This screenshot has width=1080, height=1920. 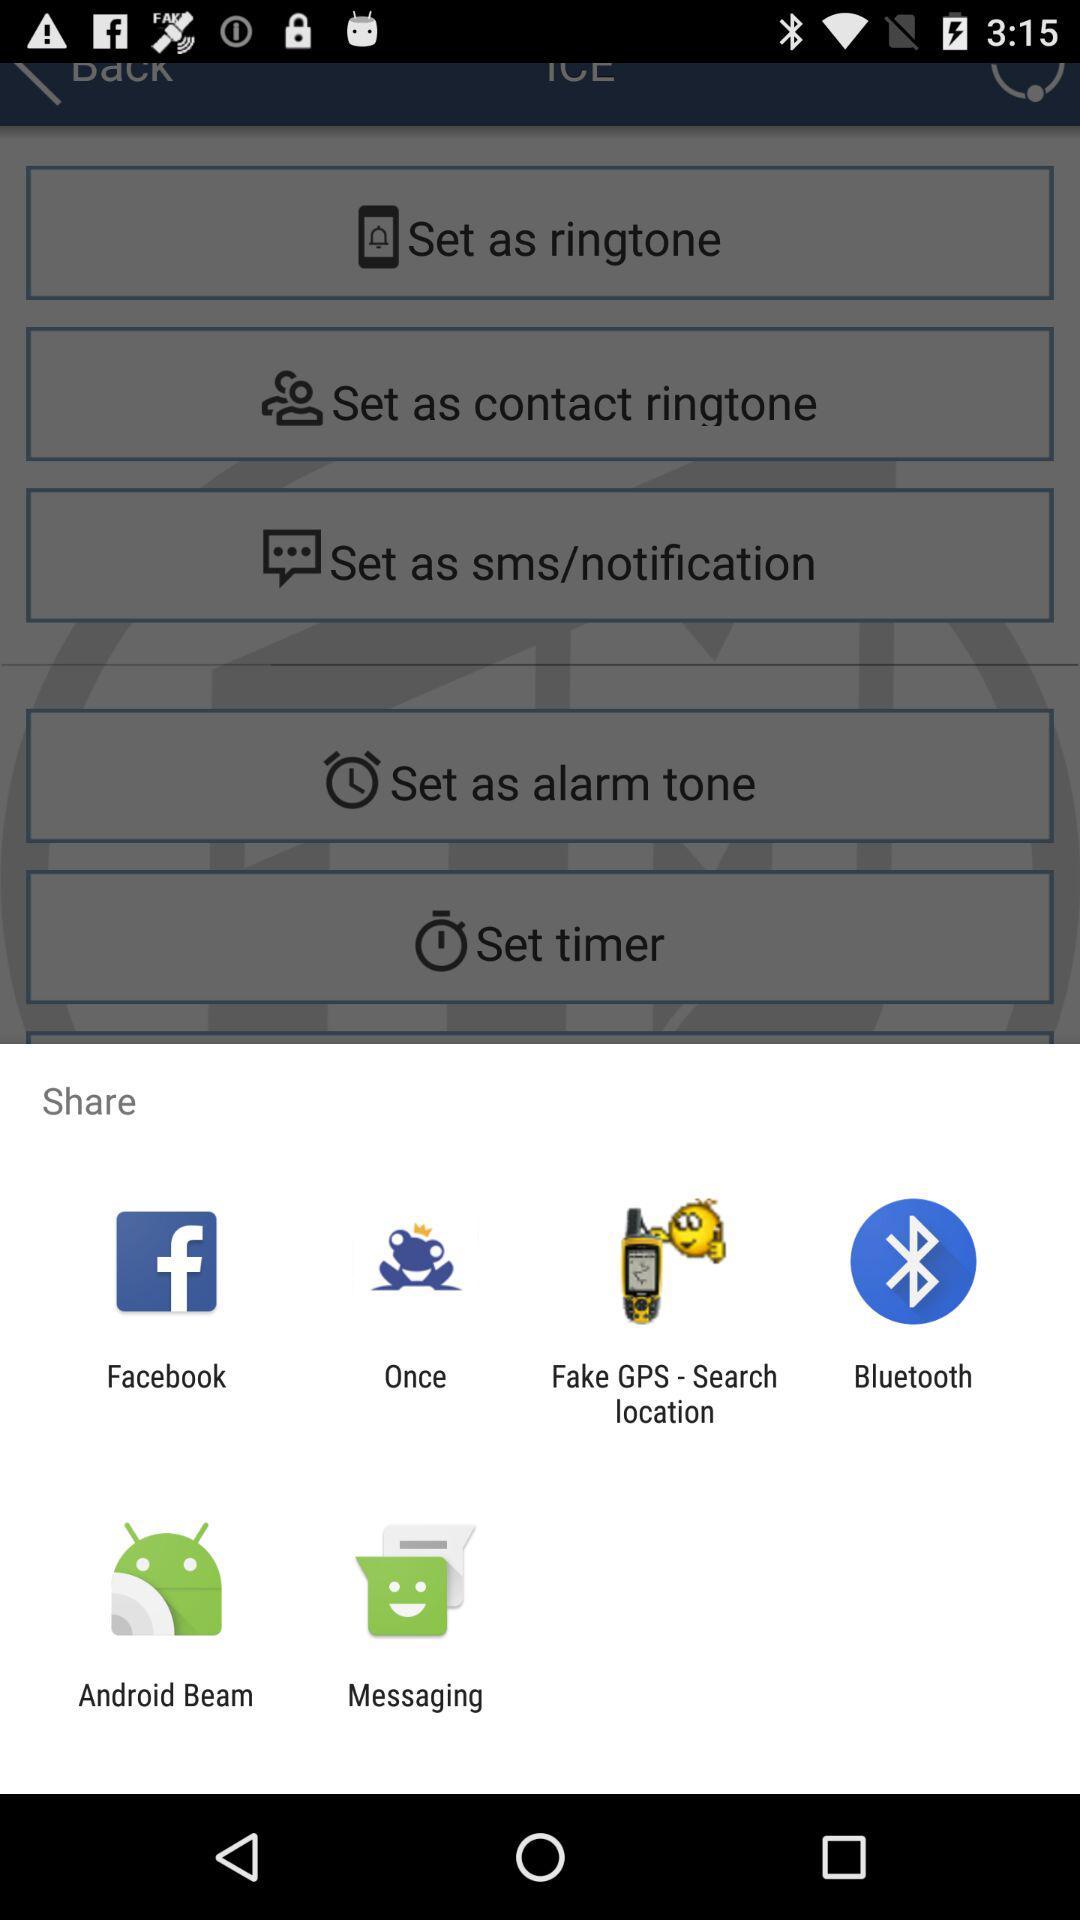 What do you see at coordinates (913, 1392) in the screenshot?
I see `bluetooth icon` at bounding box center [913, 1392].